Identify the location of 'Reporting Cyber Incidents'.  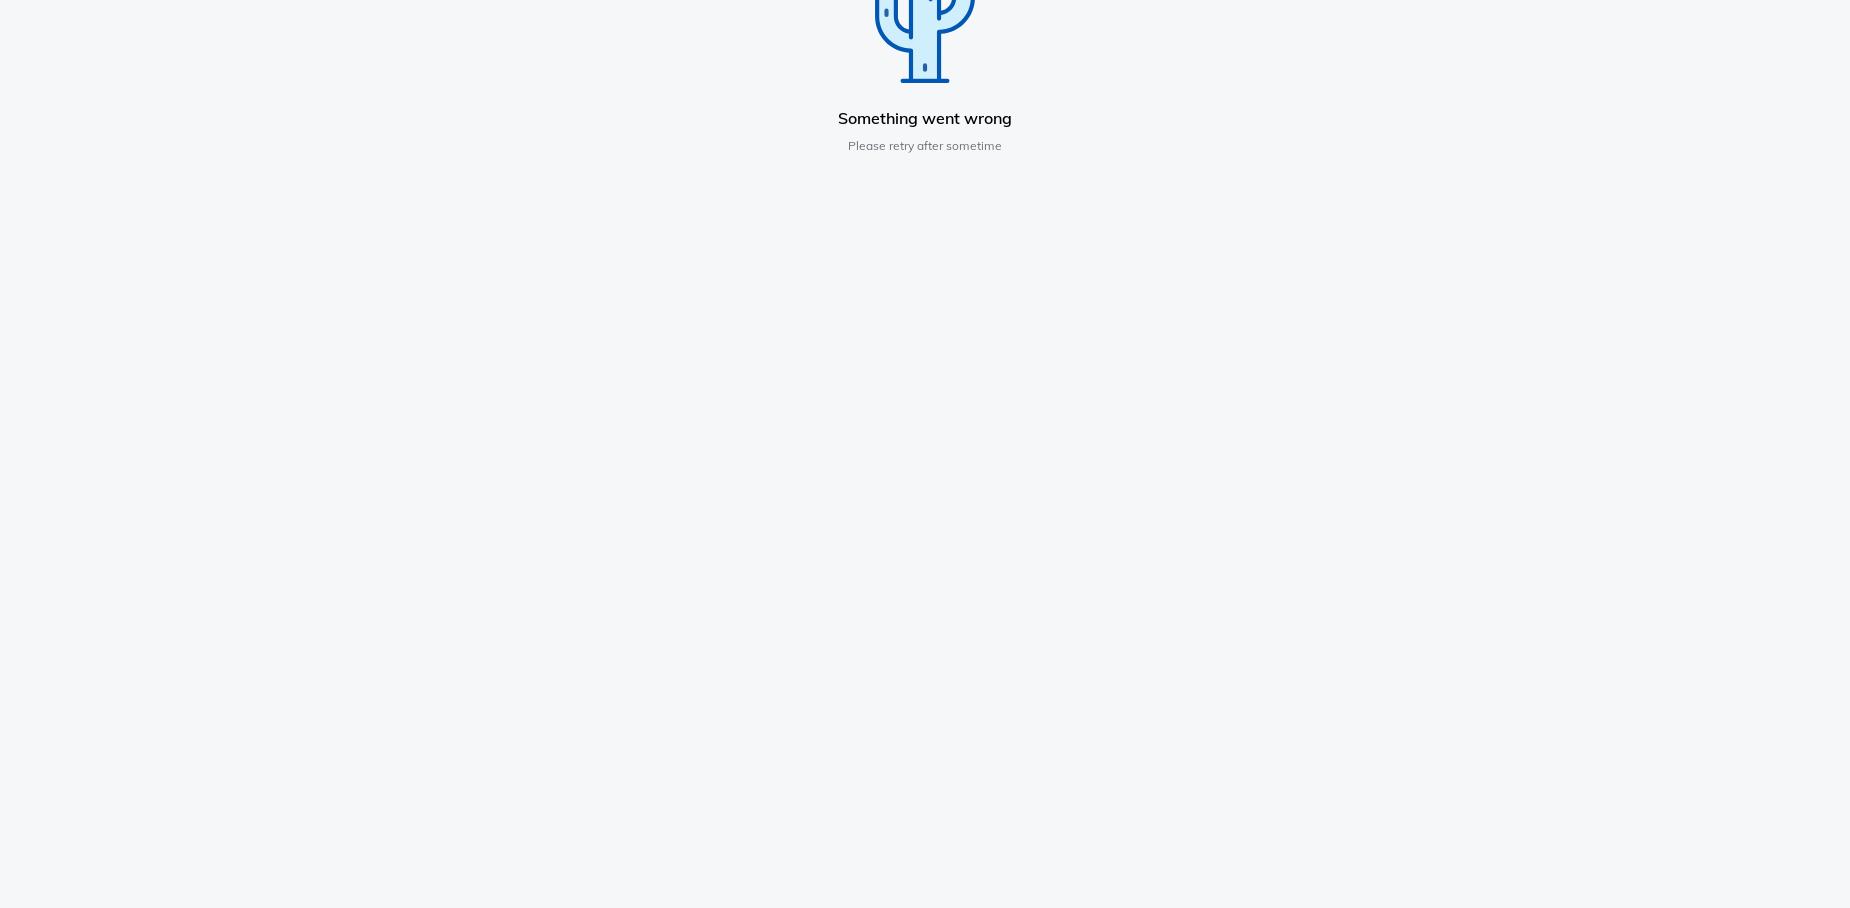
(1171, 402).